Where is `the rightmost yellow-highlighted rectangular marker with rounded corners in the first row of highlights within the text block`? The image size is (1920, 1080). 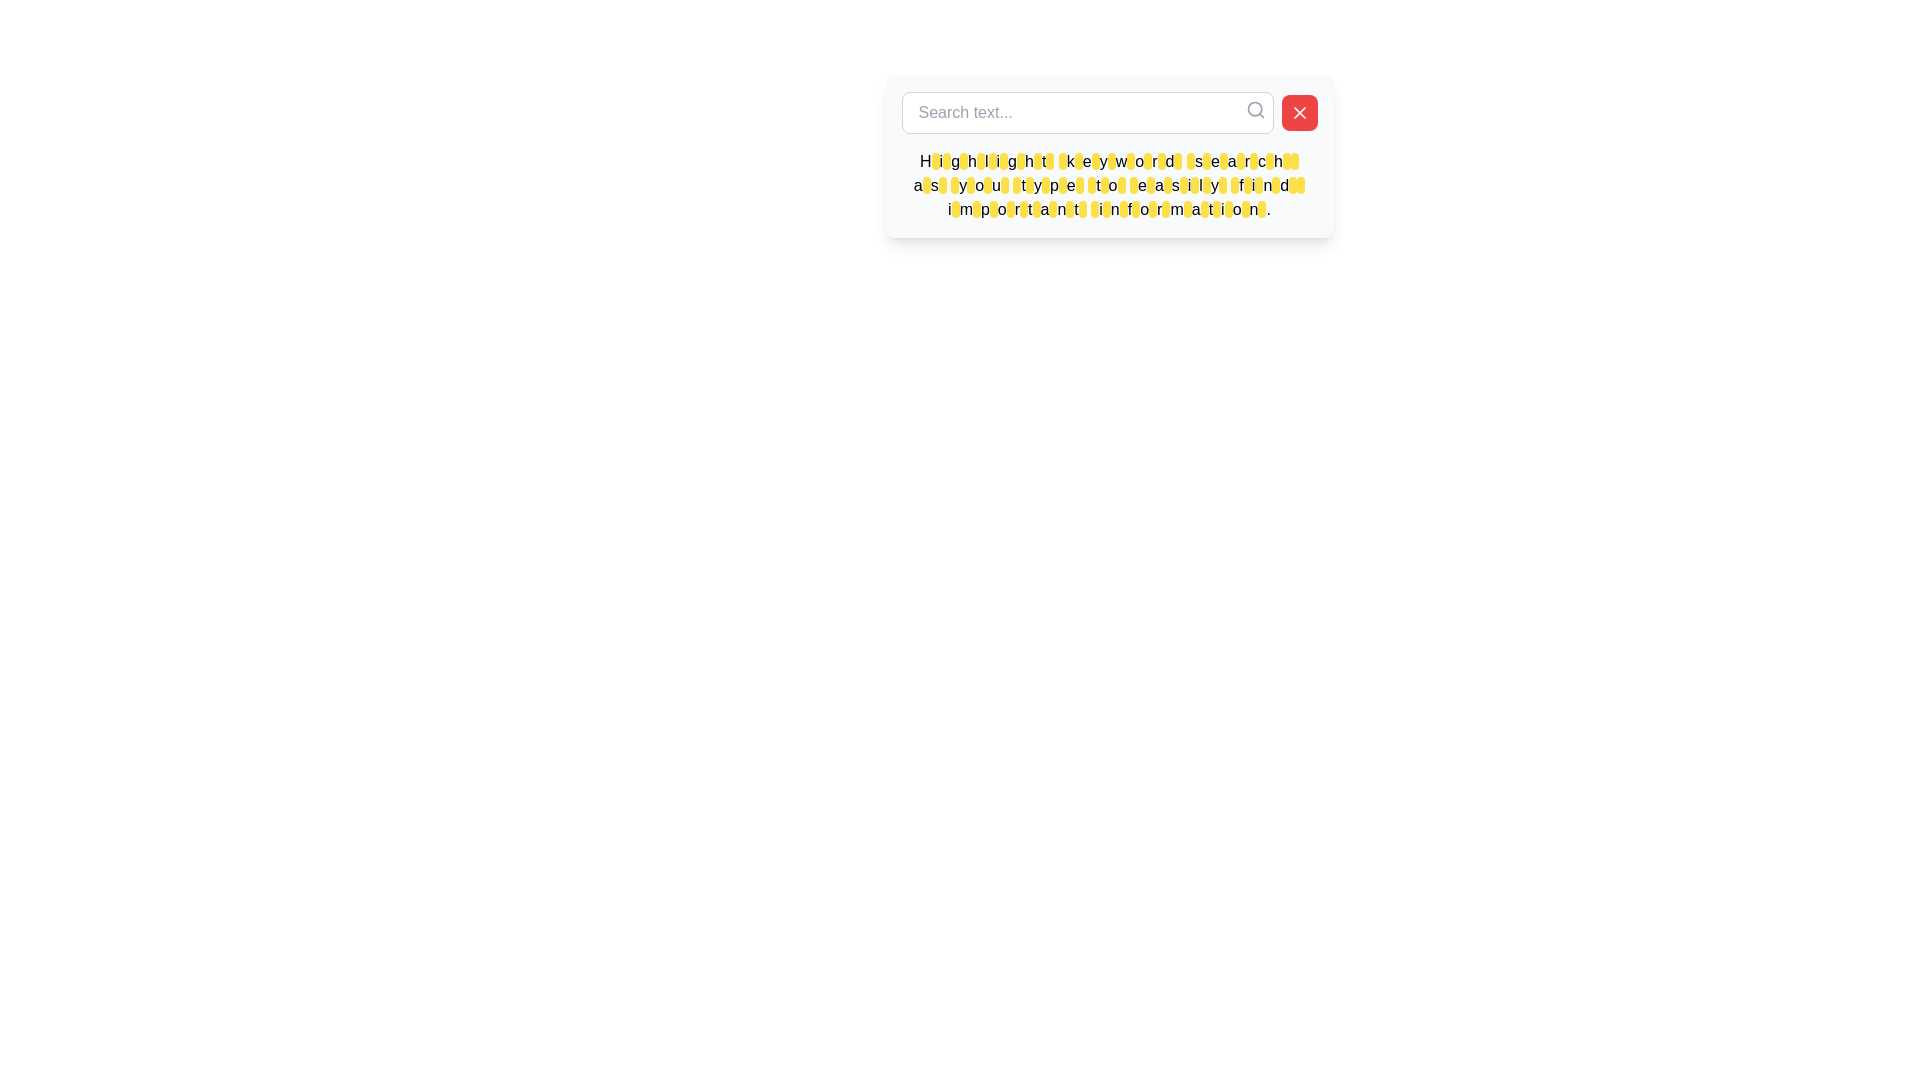
the rightmost yellow-highlighted rectangular marker with rounded corners in the first row of highlights within the text block is located at coordinates (1286, 160).